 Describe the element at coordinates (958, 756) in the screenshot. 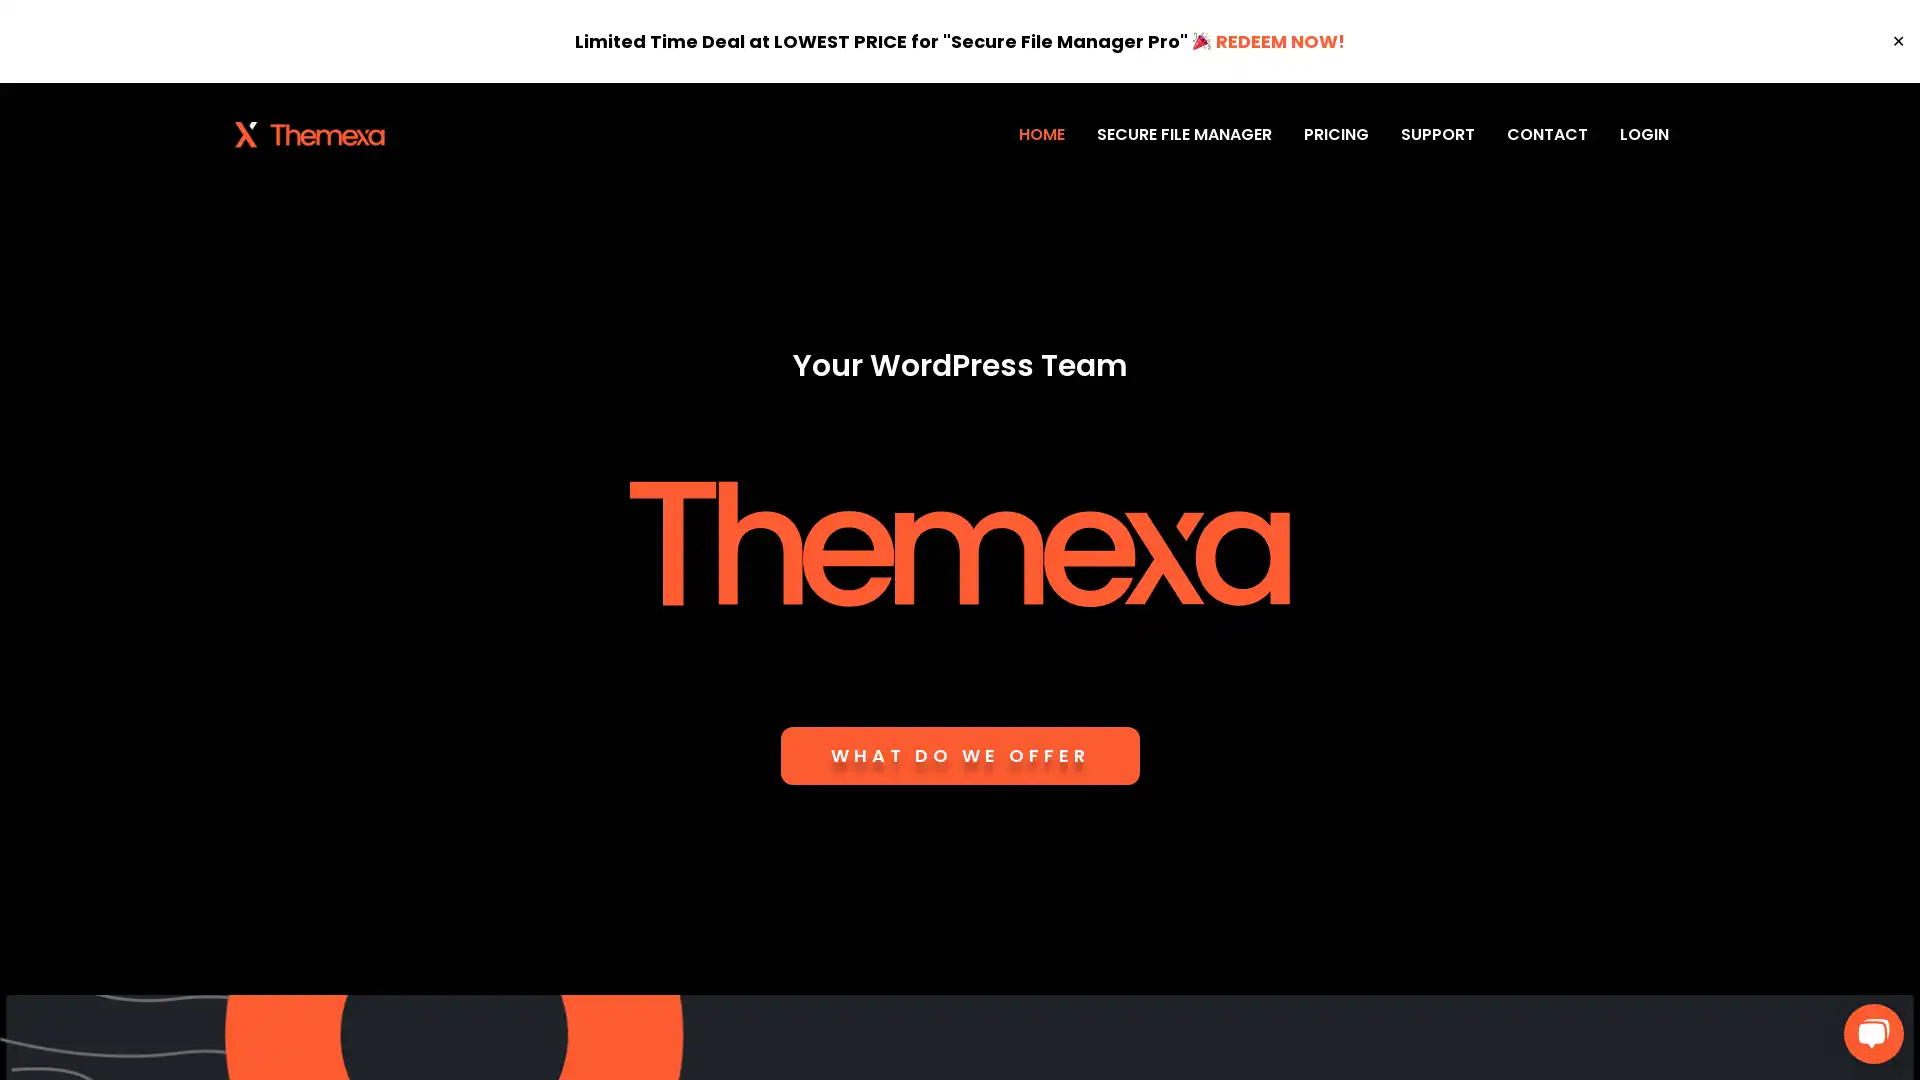

I see `WHAT DO WE OFFER` at that location.